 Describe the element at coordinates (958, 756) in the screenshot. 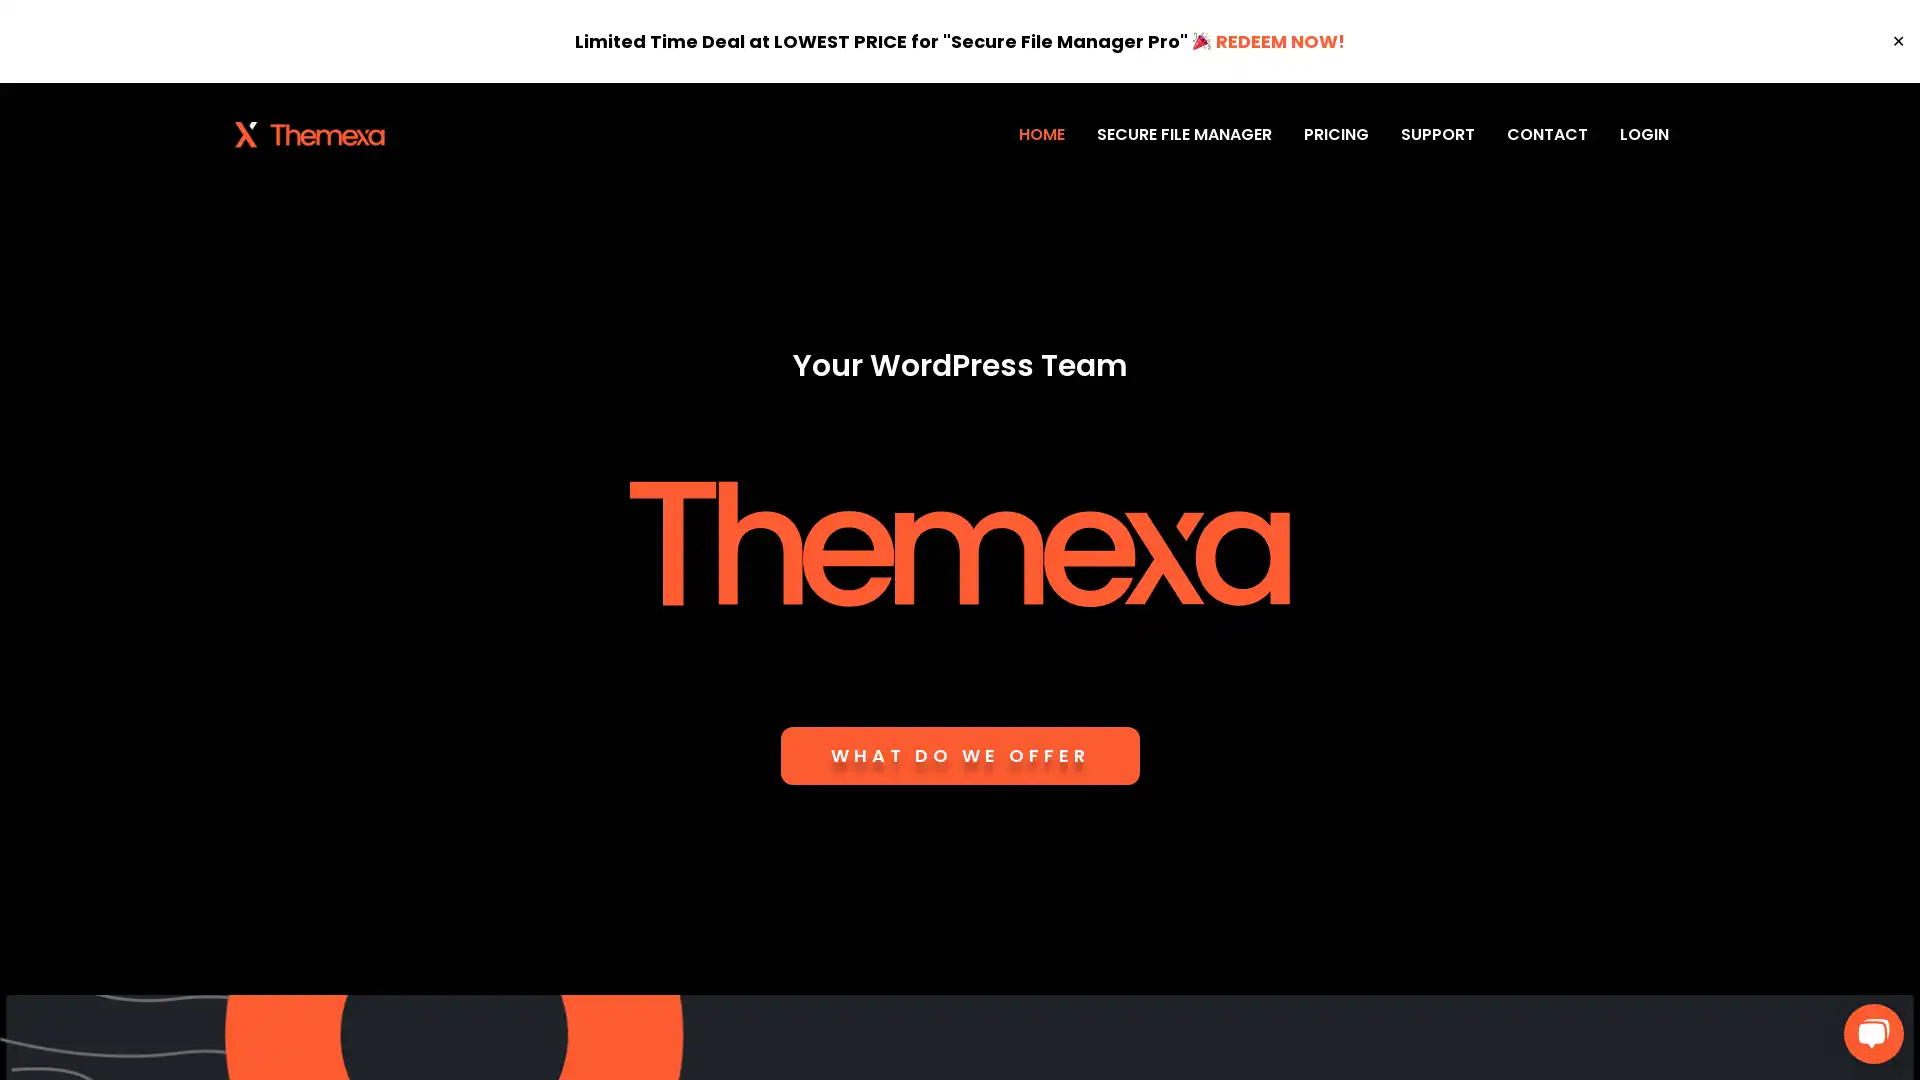

I see `WHAT DO WE OFFER` at that location.